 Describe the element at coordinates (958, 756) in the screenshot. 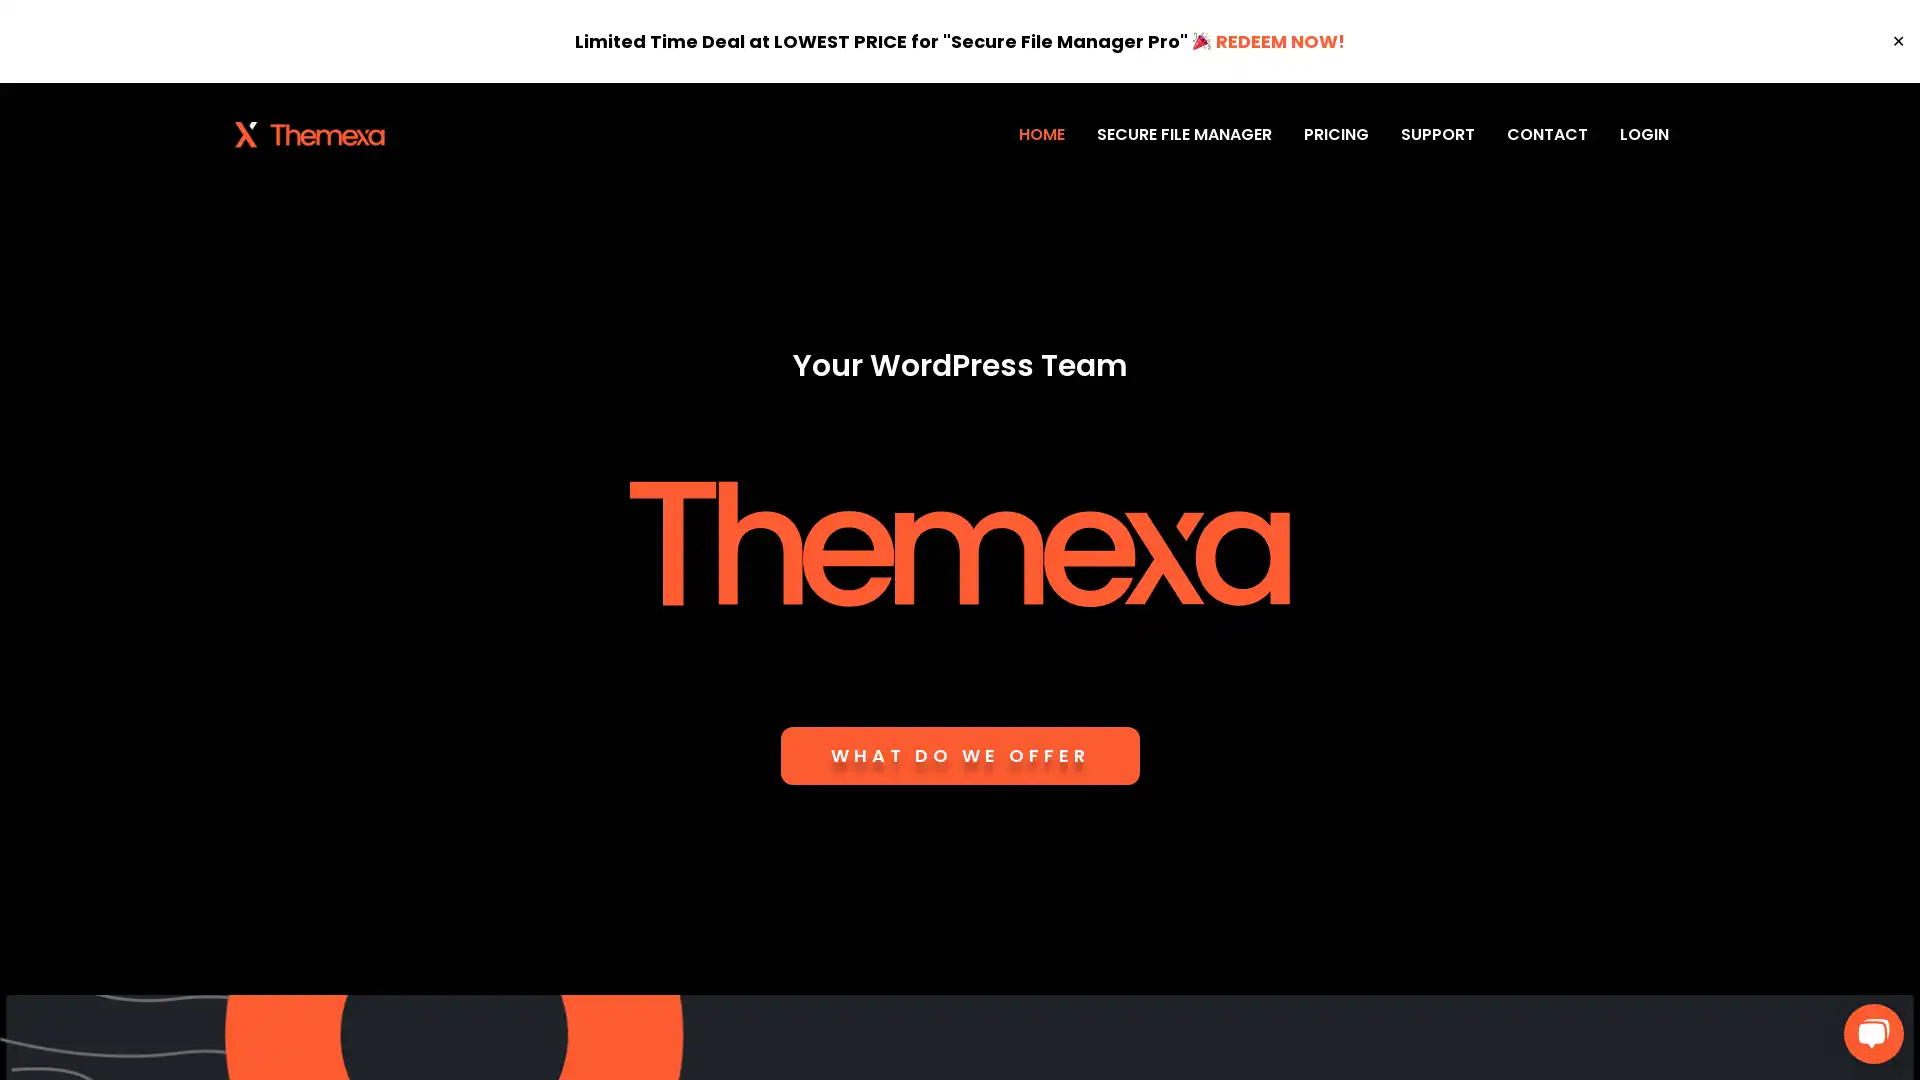

I see `WHAT DO WE OFFER` at that location.